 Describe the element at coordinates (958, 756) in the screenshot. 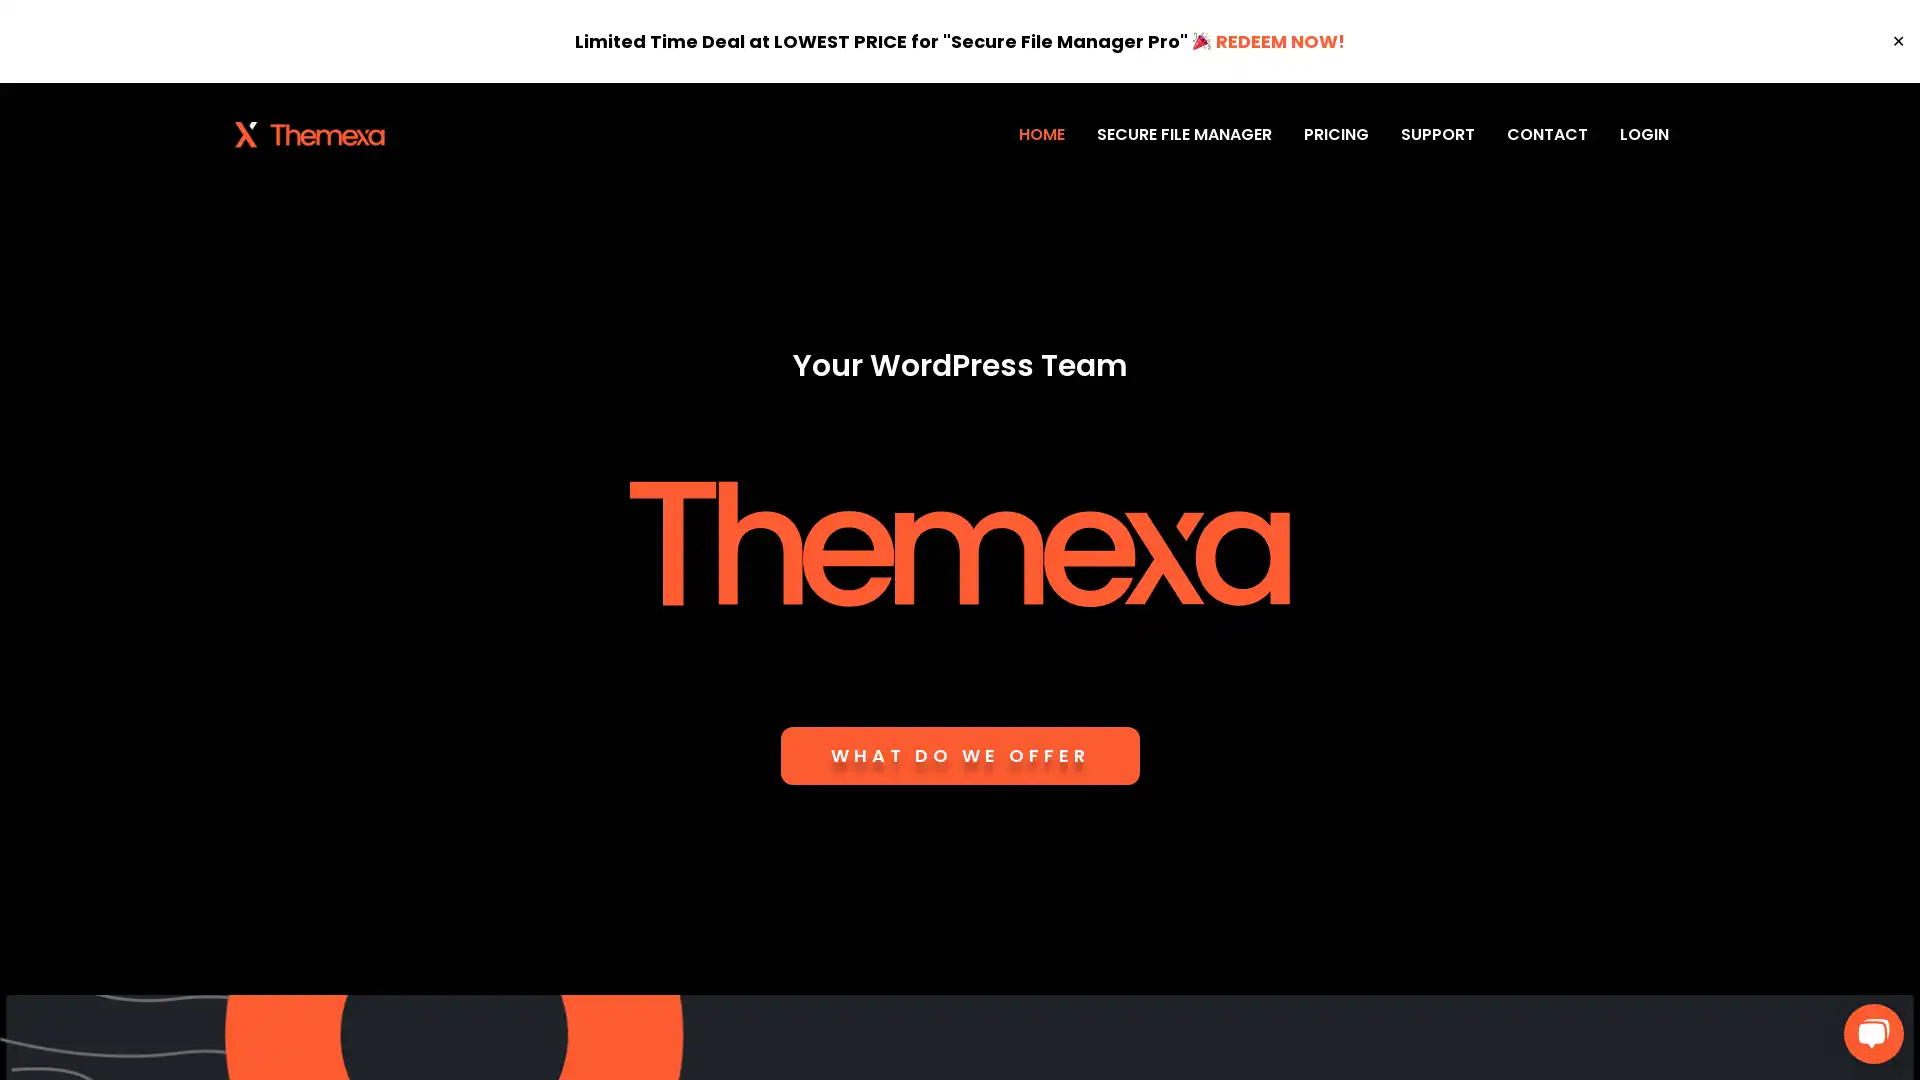

I see `WHAT DO WE OFFER` at that location.